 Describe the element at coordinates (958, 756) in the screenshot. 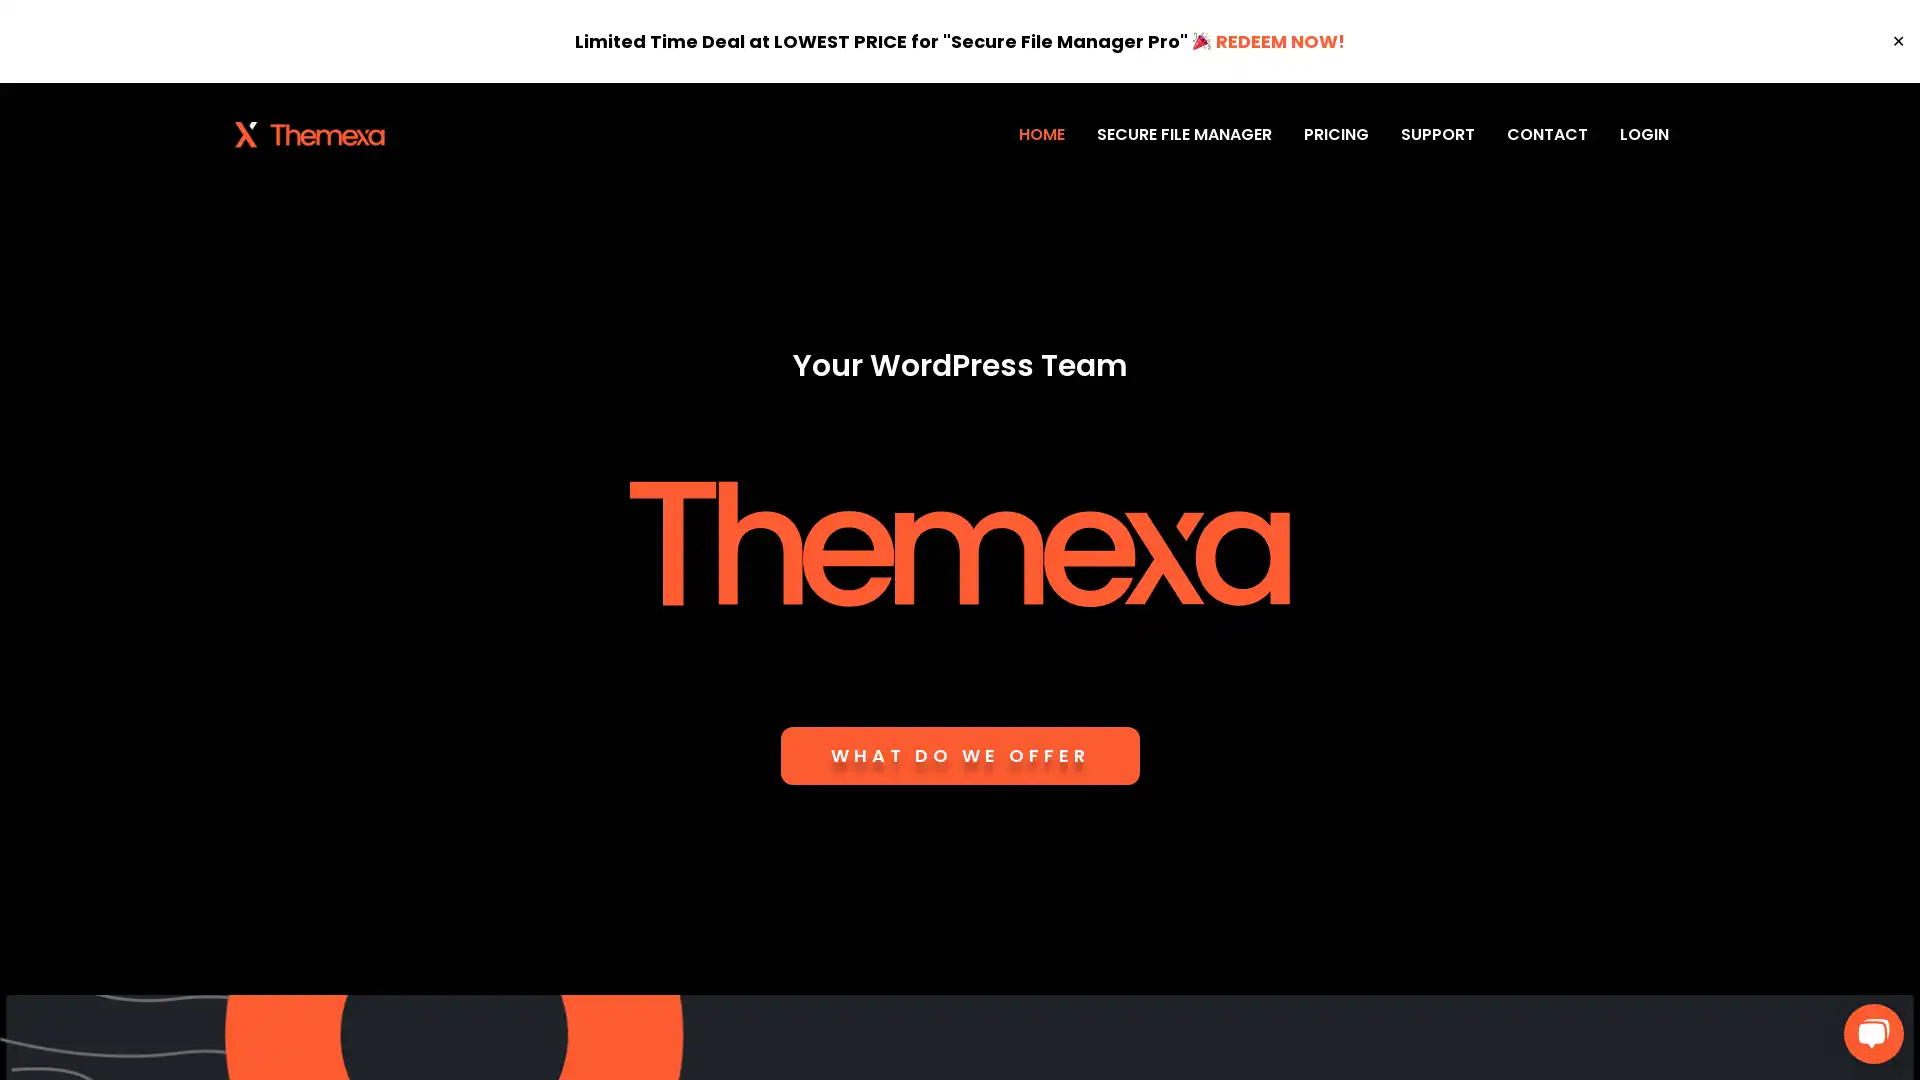

I see `WHAT DO WE OFFER` at that location.